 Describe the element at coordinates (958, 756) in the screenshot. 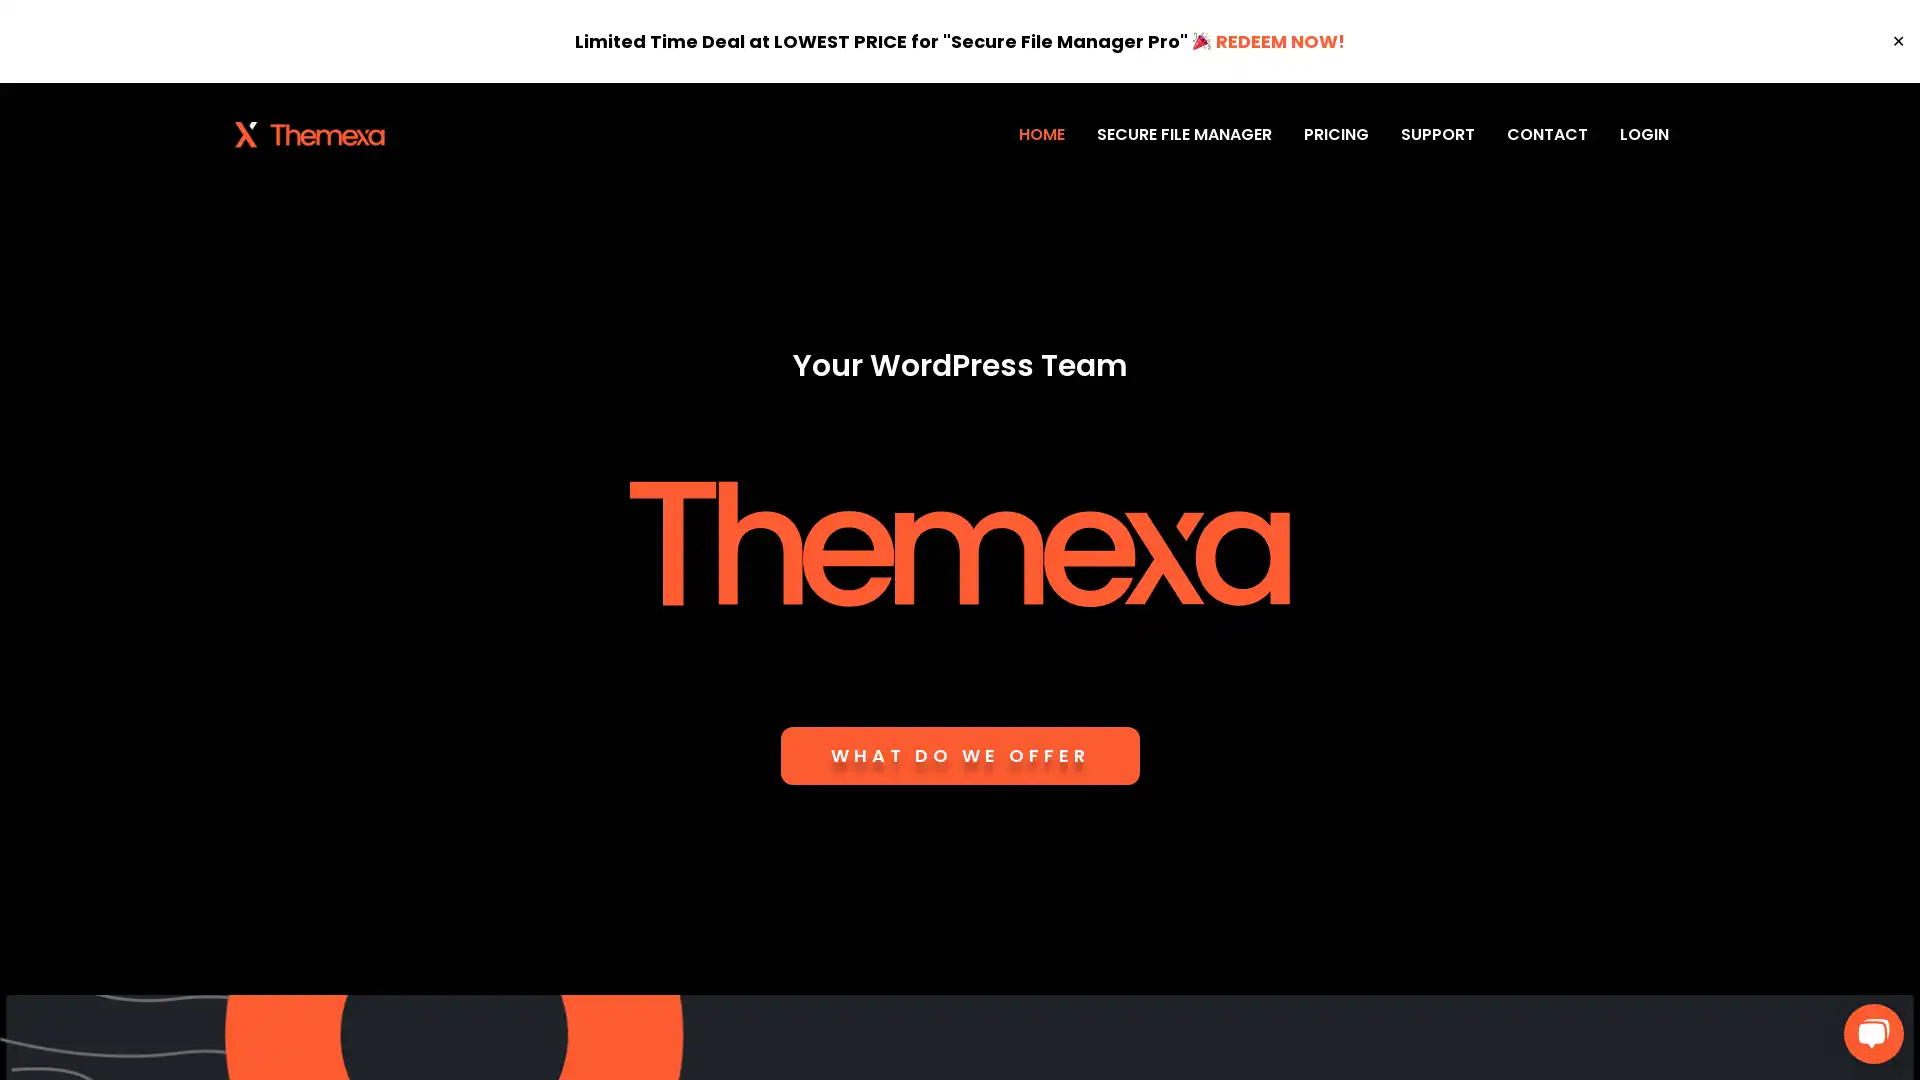

I see `WHAT DO WE OFFER` at that location.